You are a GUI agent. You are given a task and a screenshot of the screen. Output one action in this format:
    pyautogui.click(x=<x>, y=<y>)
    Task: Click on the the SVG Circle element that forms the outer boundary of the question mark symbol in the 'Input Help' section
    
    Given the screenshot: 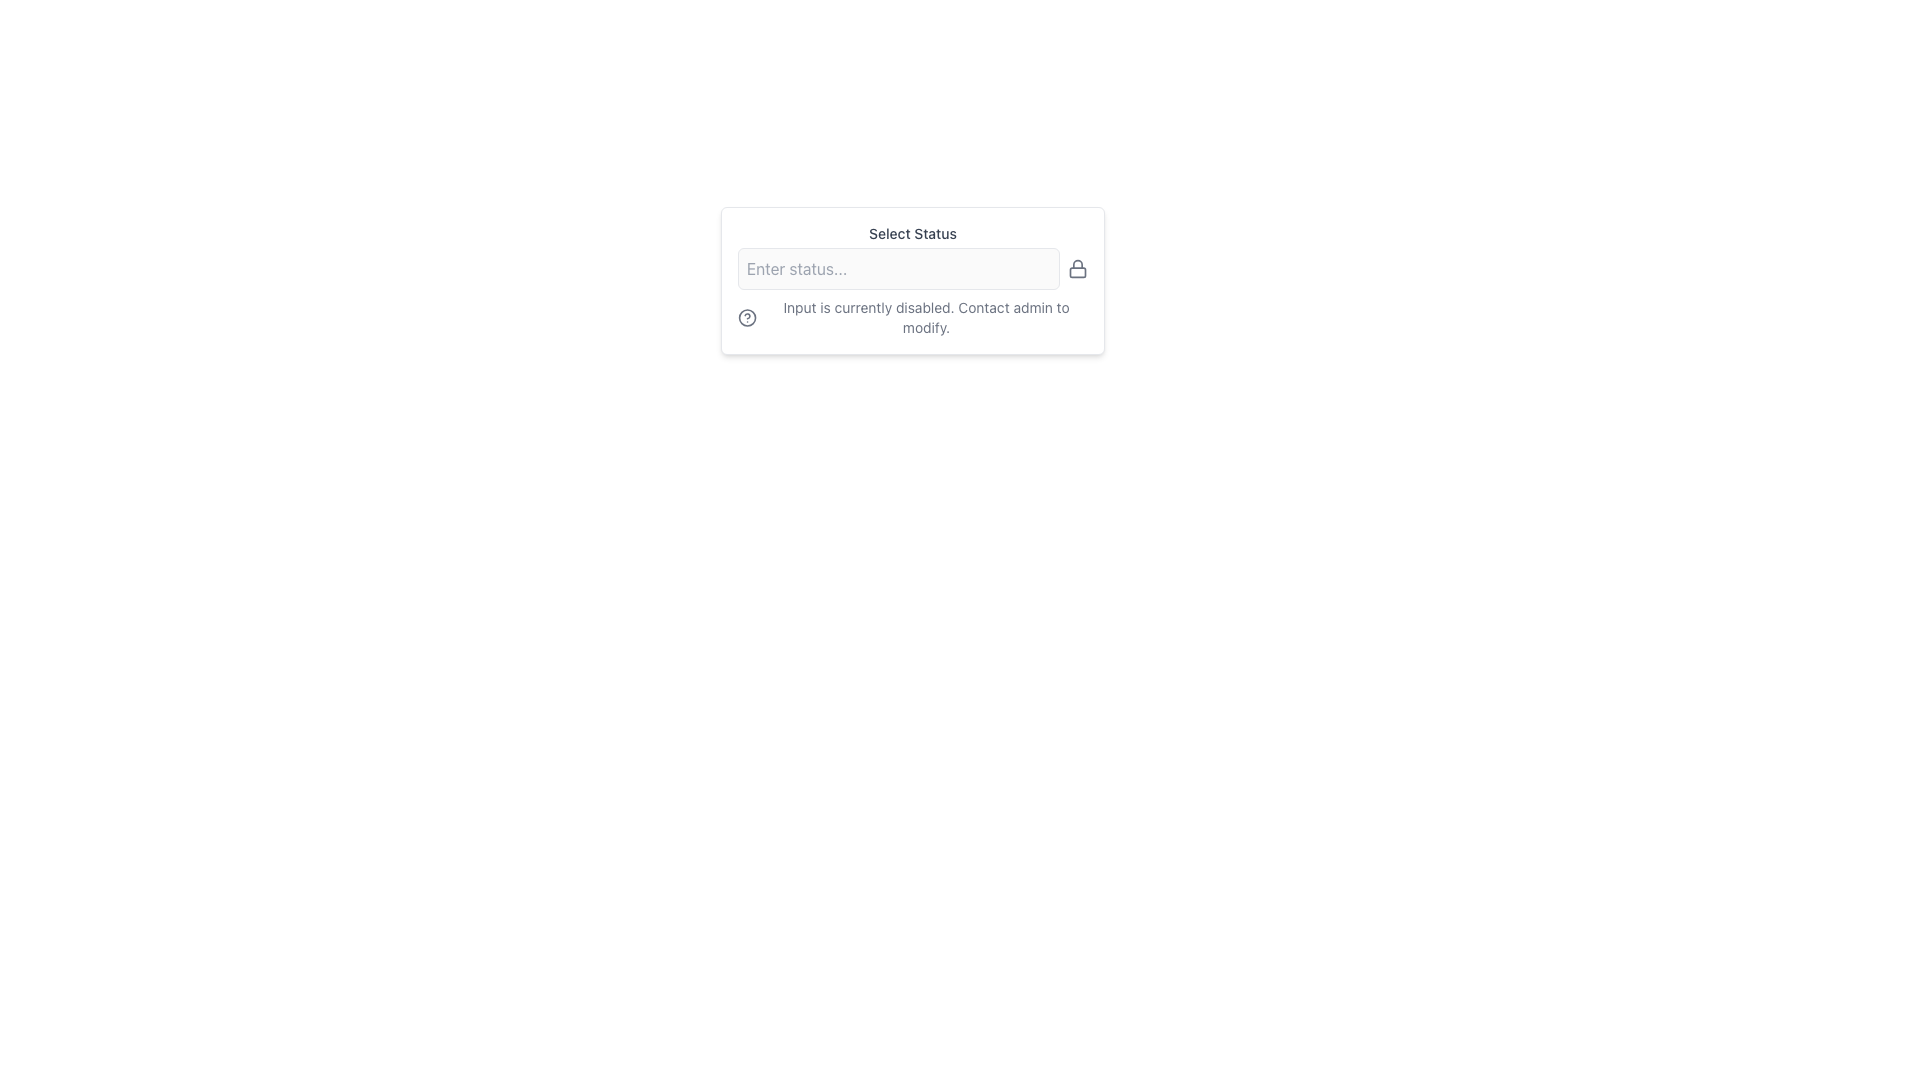 What is the action you would take?
    pyautogui.click(x=746, y=316)
    